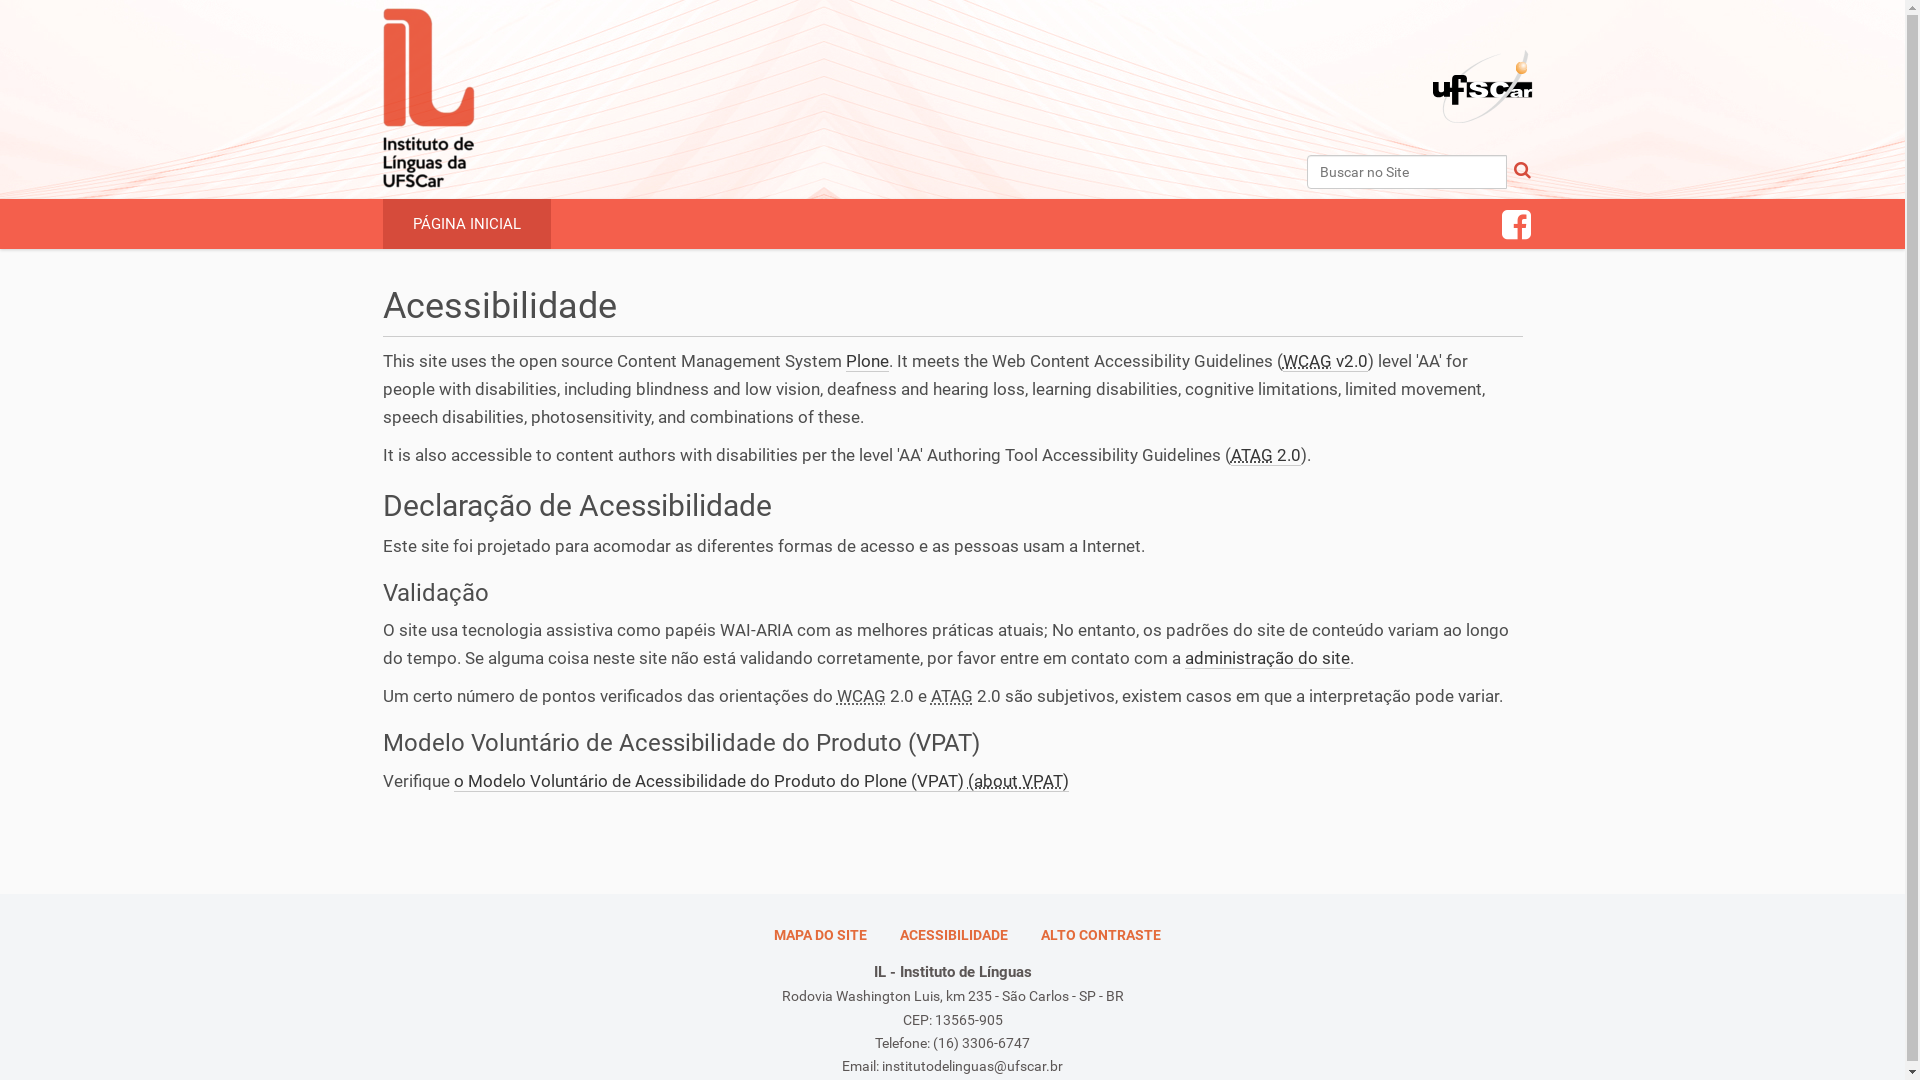 This screenshot has height=1080, width=1920. Describe the element at coordinates (953, 934) in the screenshot. I see `'ACESSIBILIDADE'` at that location.